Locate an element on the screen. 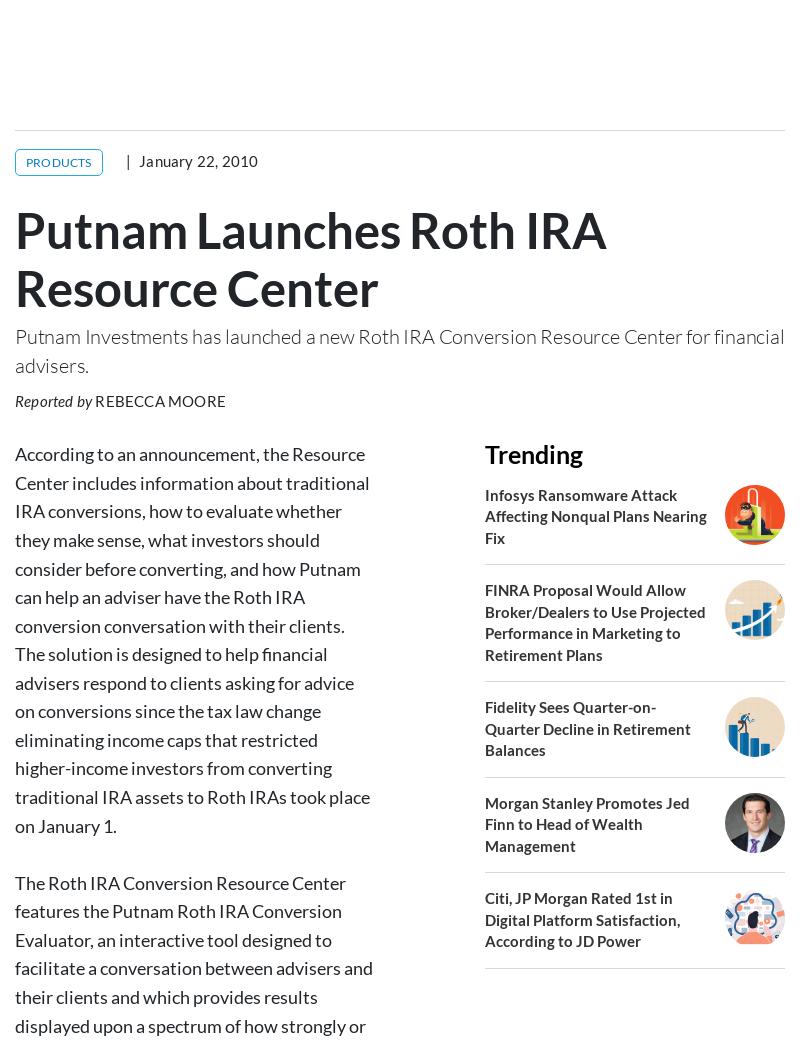  'You Might Also Like:' is located at coordinates (182, 1012).